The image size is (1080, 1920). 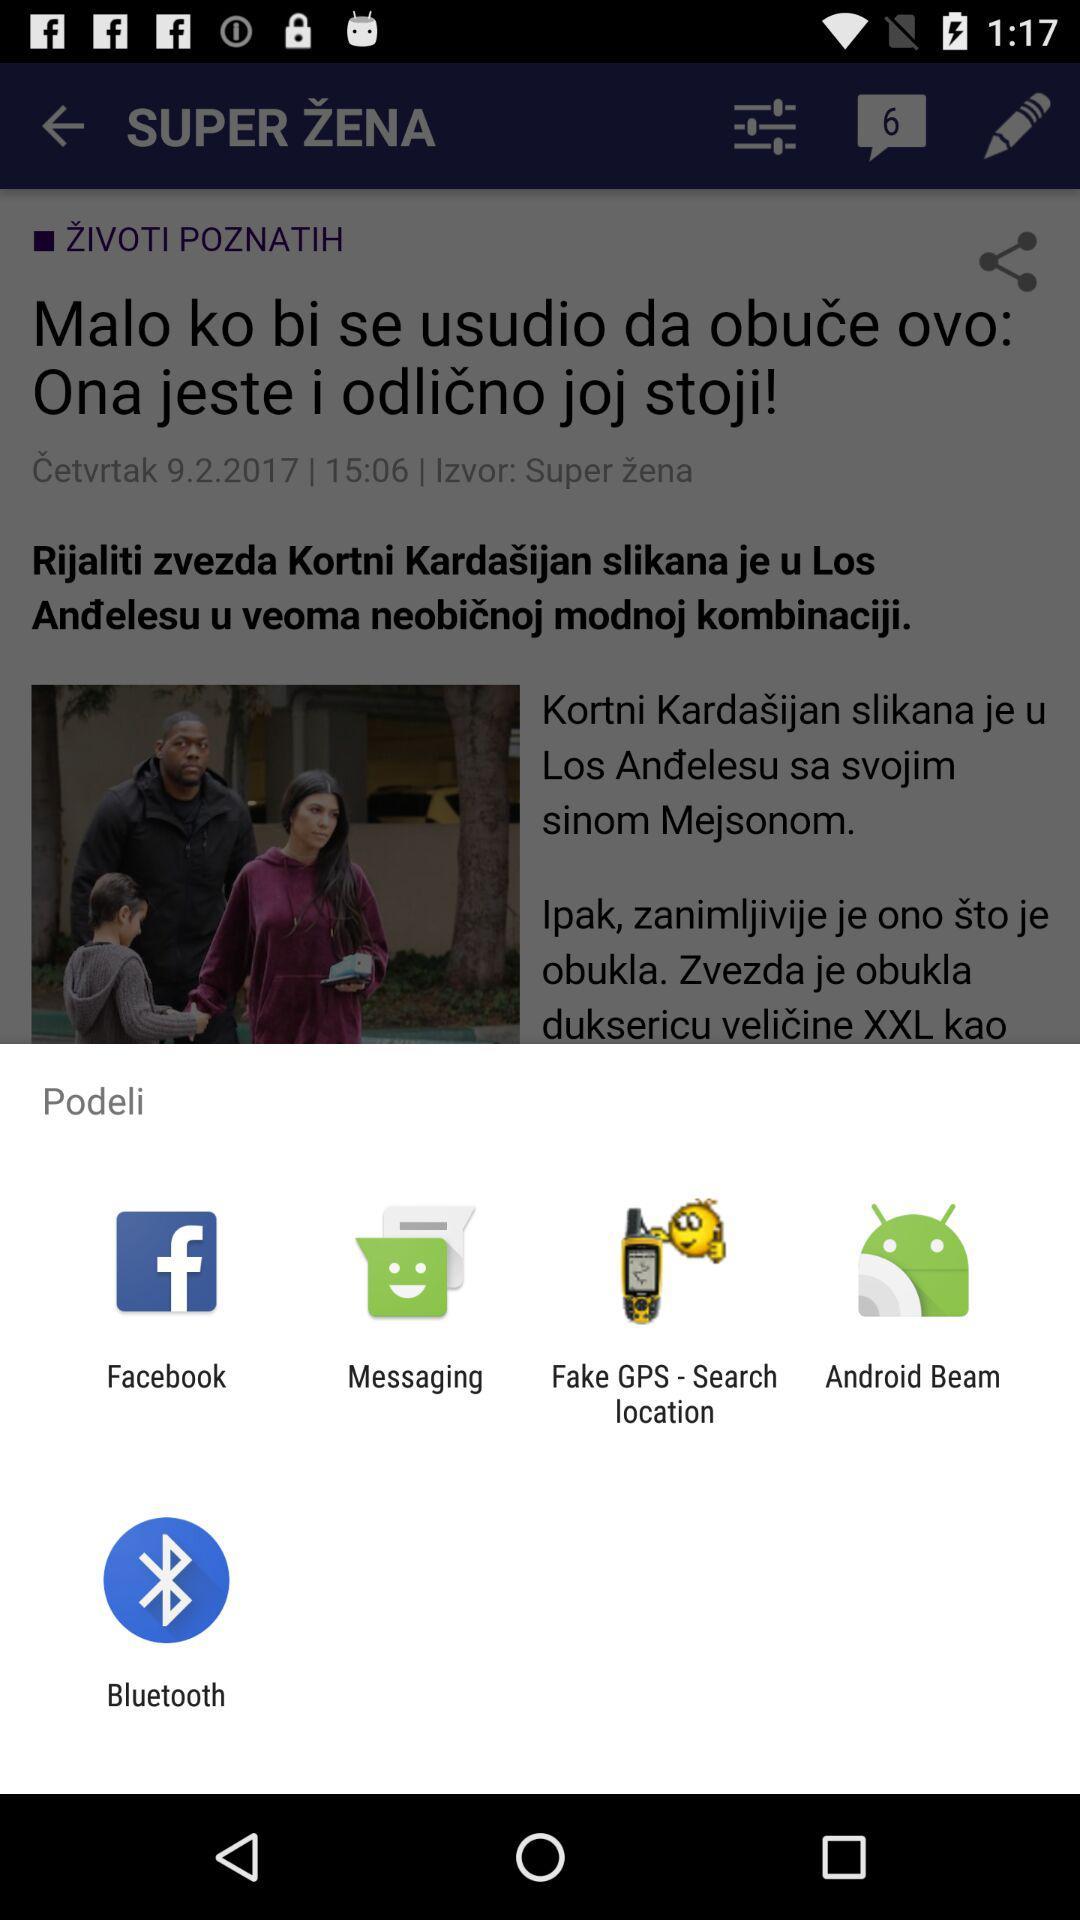 I want to click on android beam at the bottom right corner, so click(x=913, y=1392).